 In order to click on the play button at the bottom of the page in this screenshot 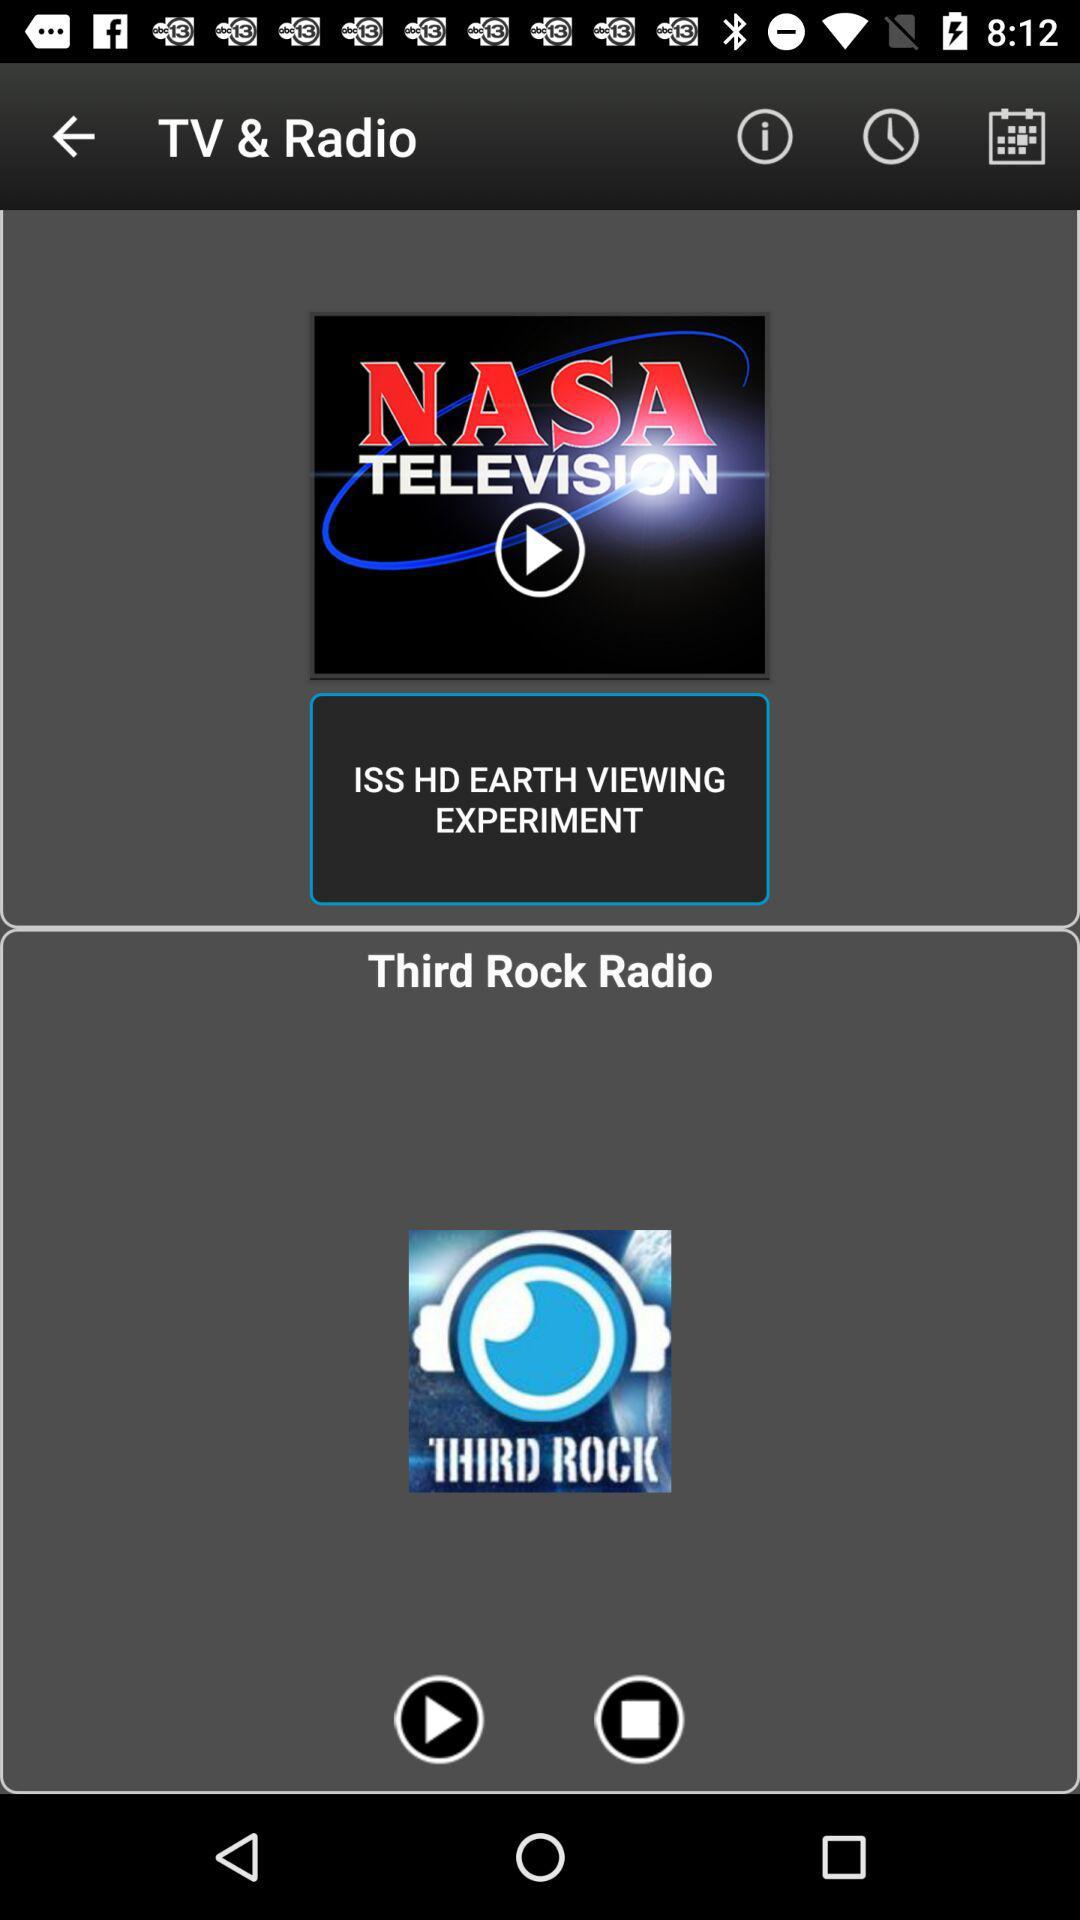, I will do `click(438, 1718)`.